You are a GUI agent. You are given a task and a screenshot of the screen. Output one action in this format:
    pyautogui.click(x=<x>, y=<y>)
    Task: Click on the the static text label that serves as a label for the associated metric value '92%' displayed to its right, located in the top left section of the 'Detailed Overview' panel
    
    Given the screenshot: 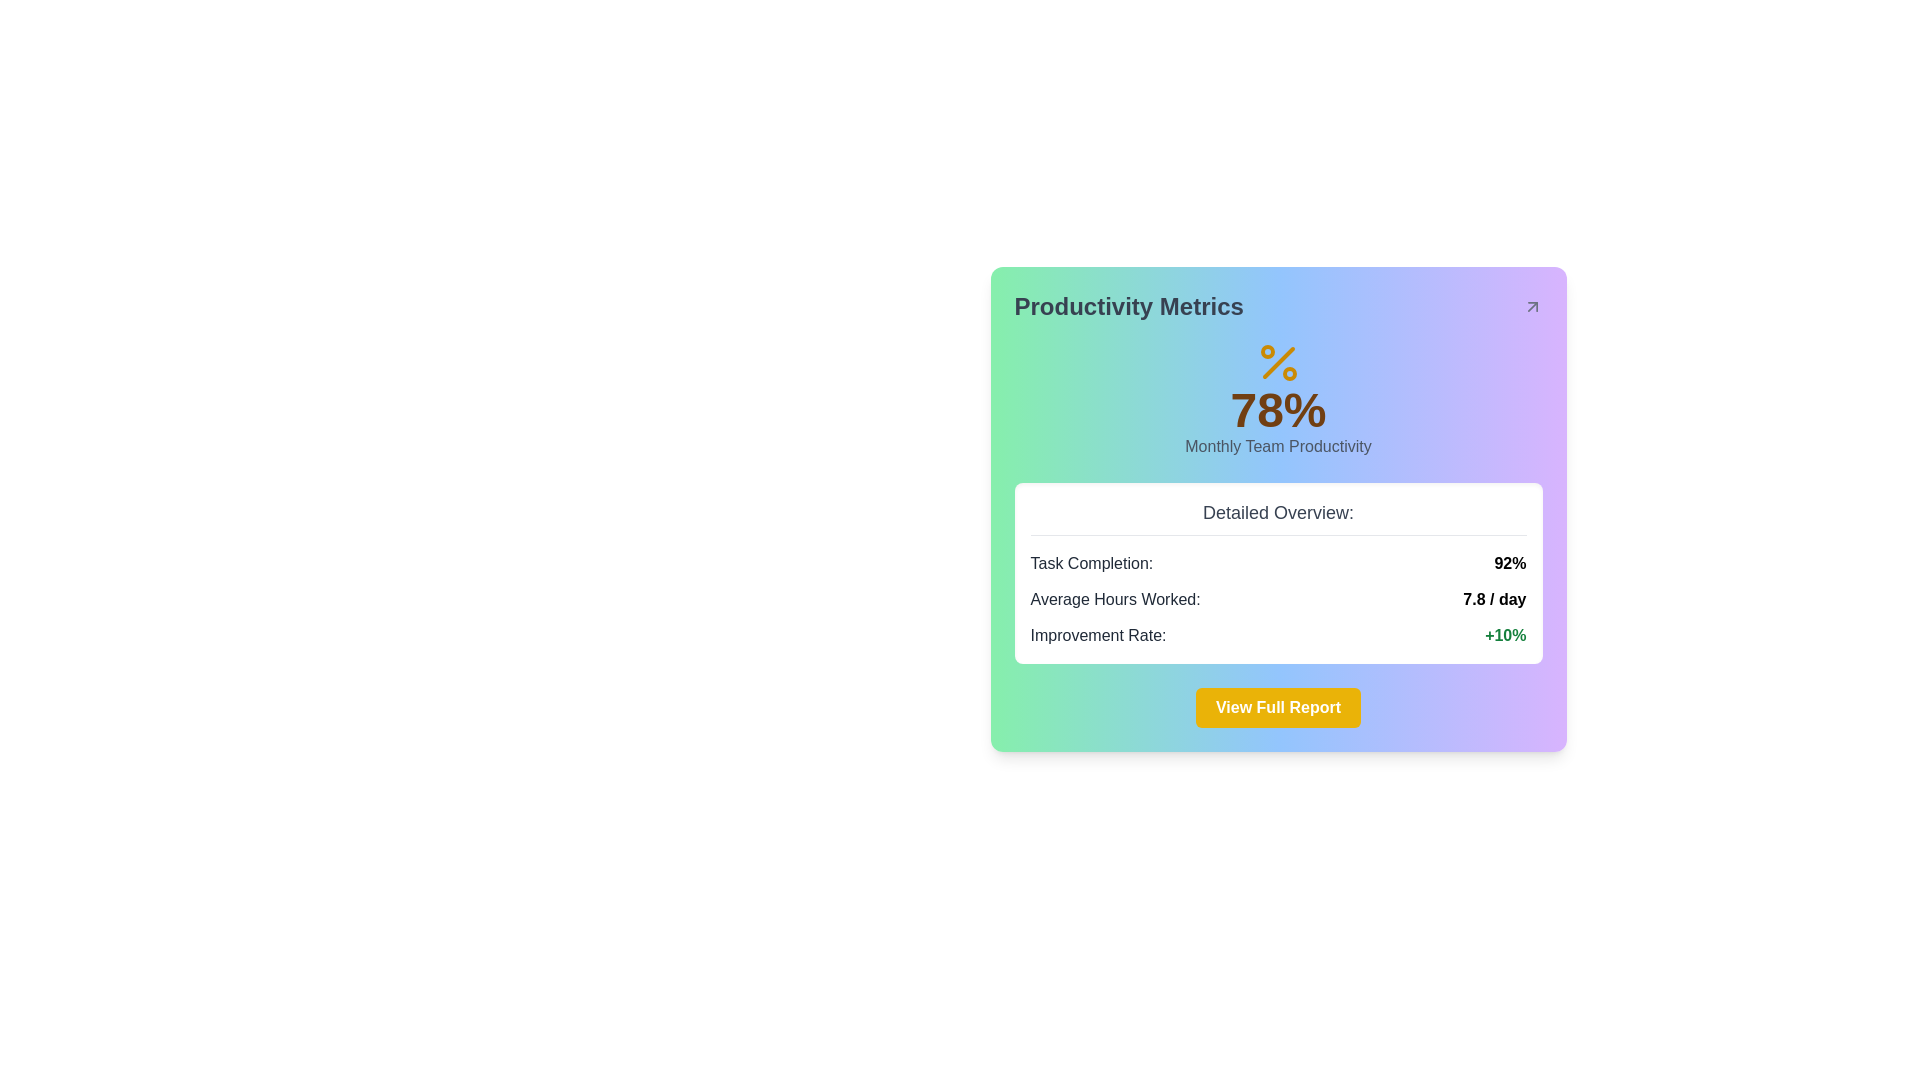 What is the action you would take?
    pyautogui.click(x=1090, y=563)
    